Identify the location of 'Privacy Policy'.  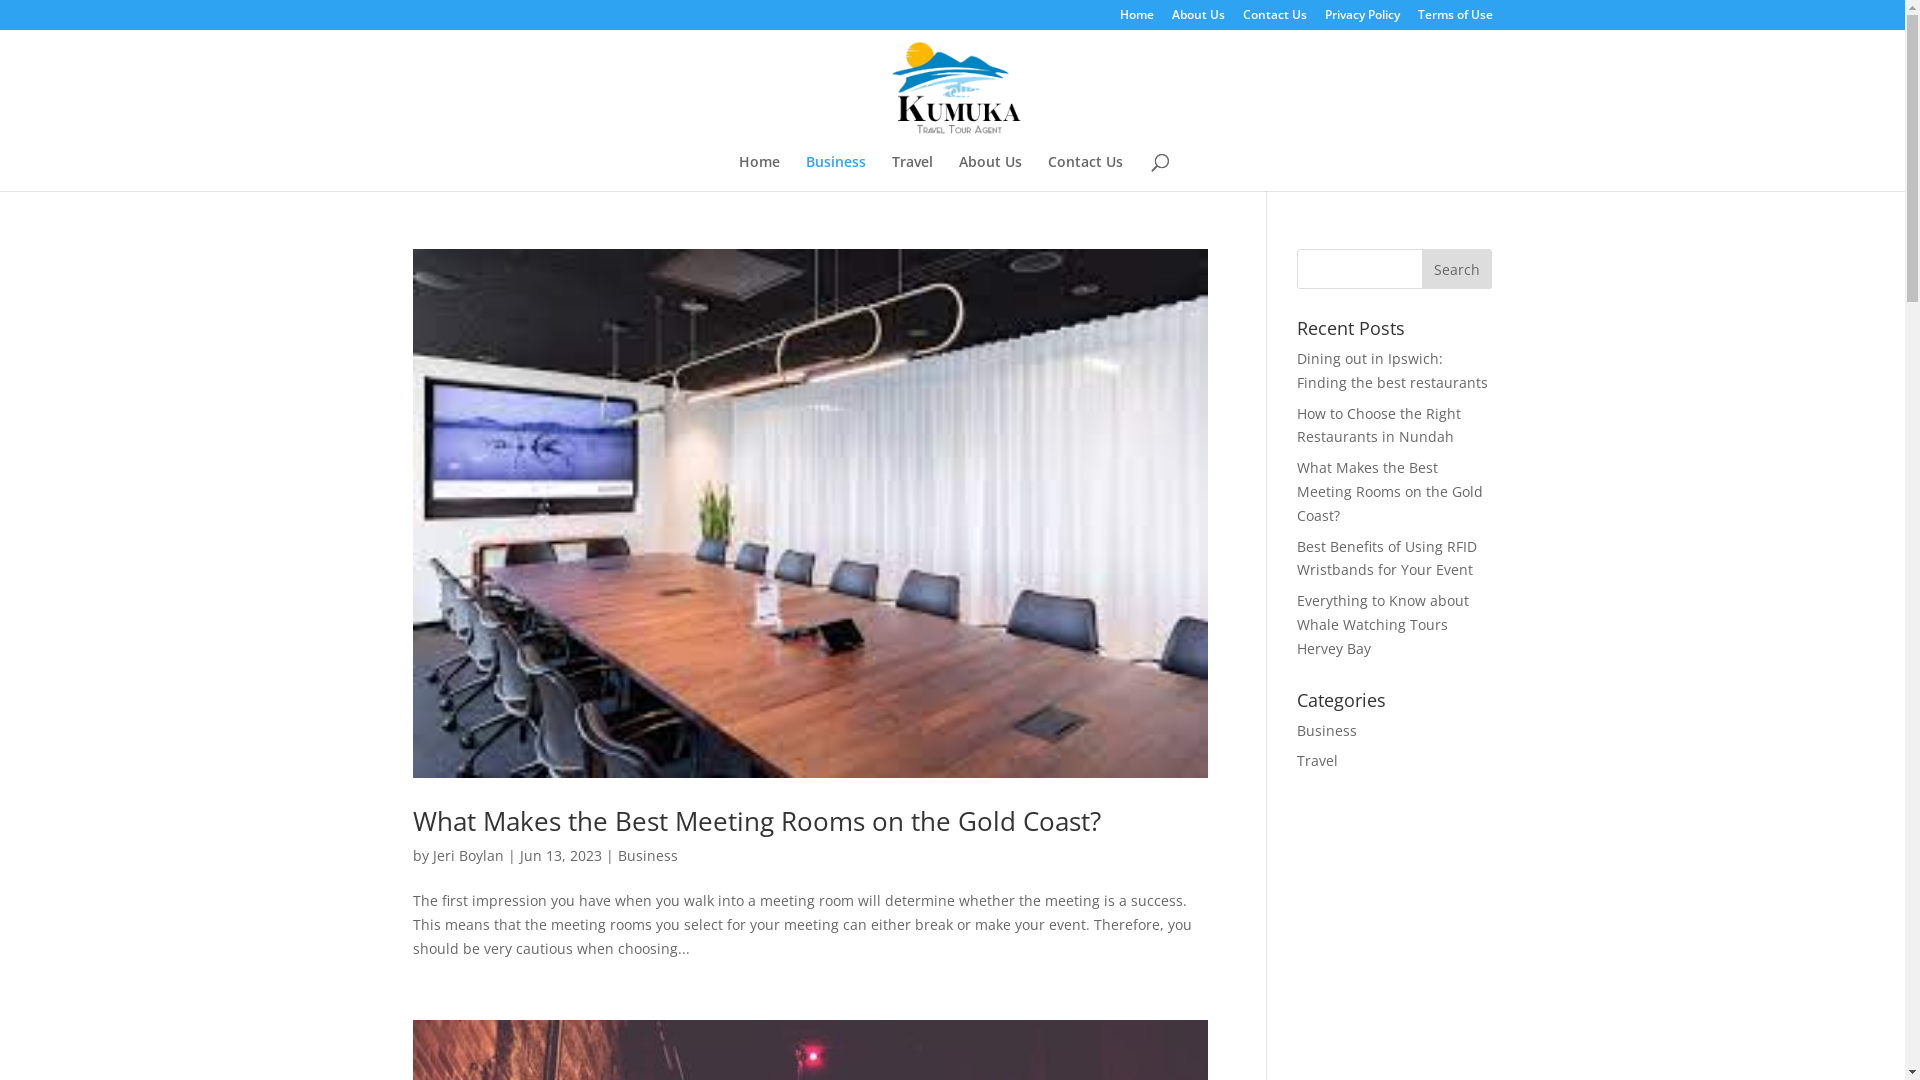
(1360, 19).